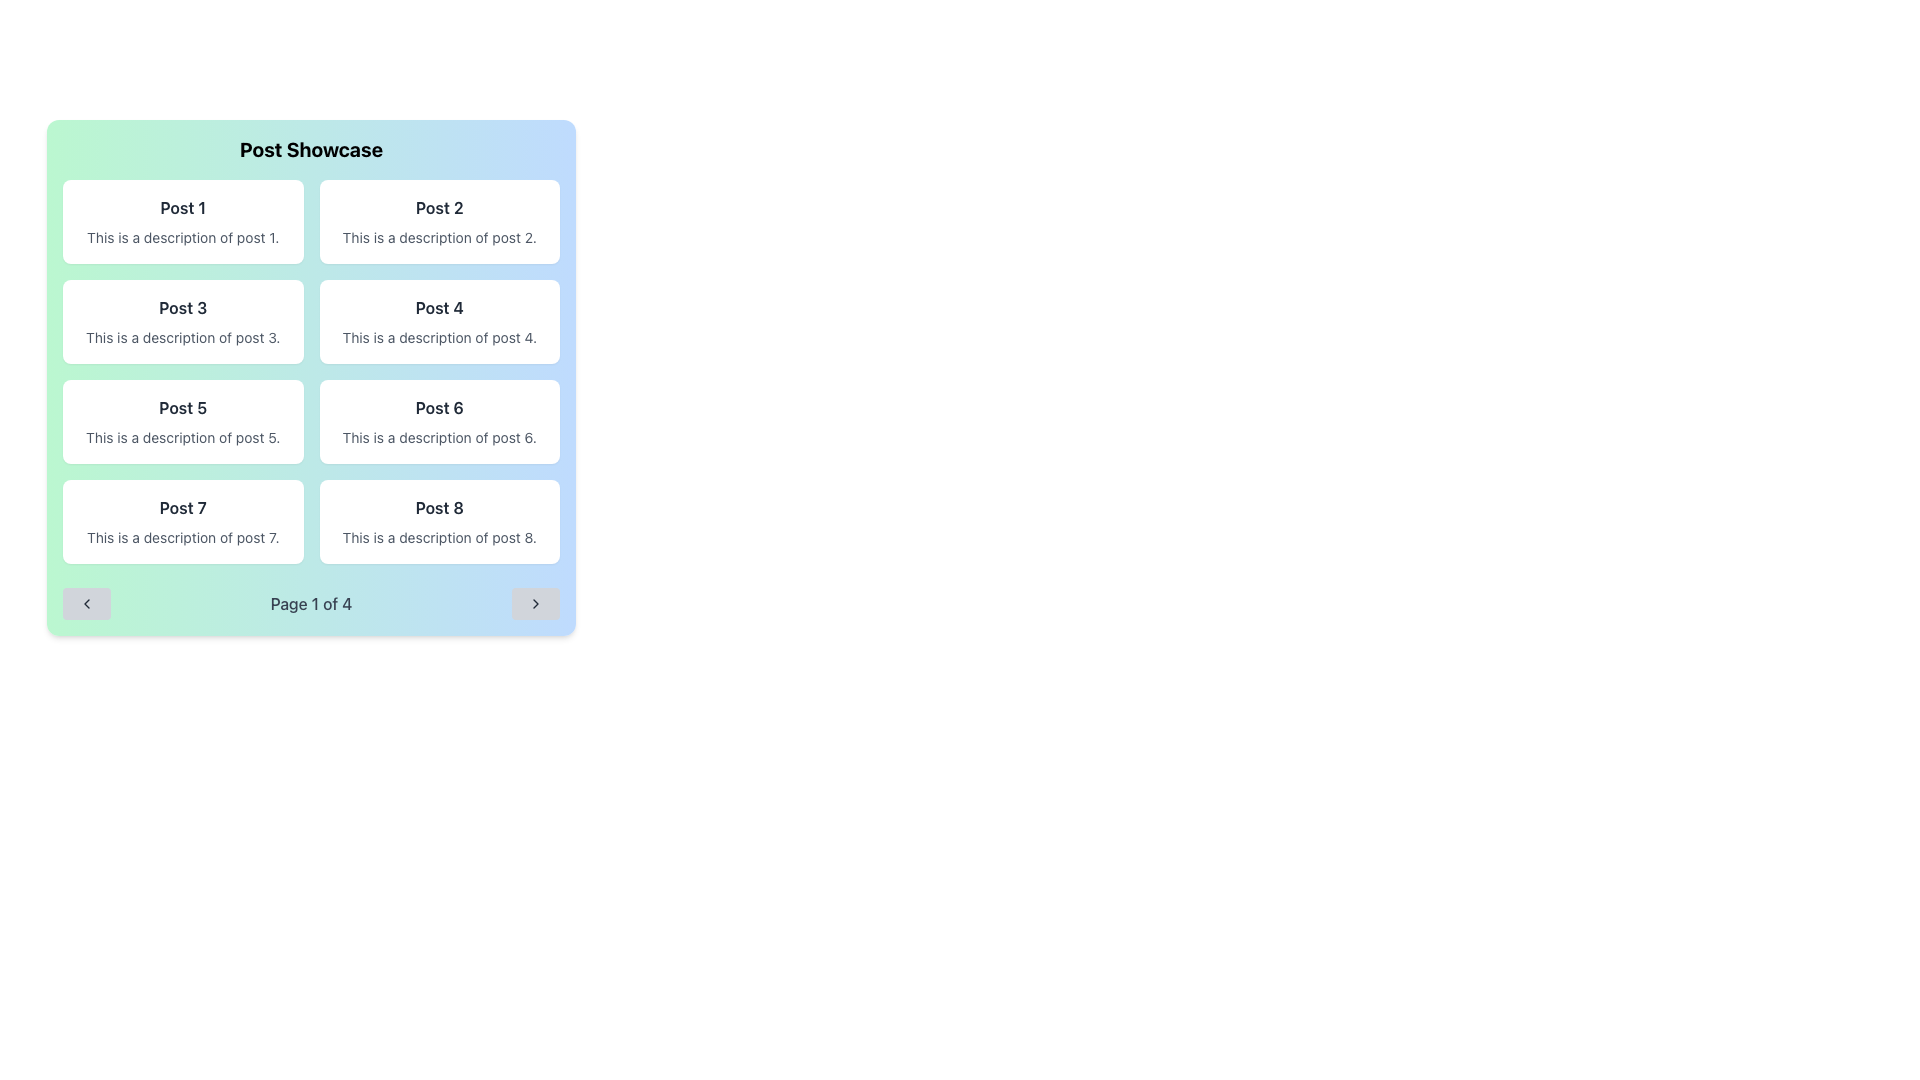  I want to click on the text label providing descriptive context for 'Post 7', located directly below the header labeled 'Post 7', so click(183, 536).